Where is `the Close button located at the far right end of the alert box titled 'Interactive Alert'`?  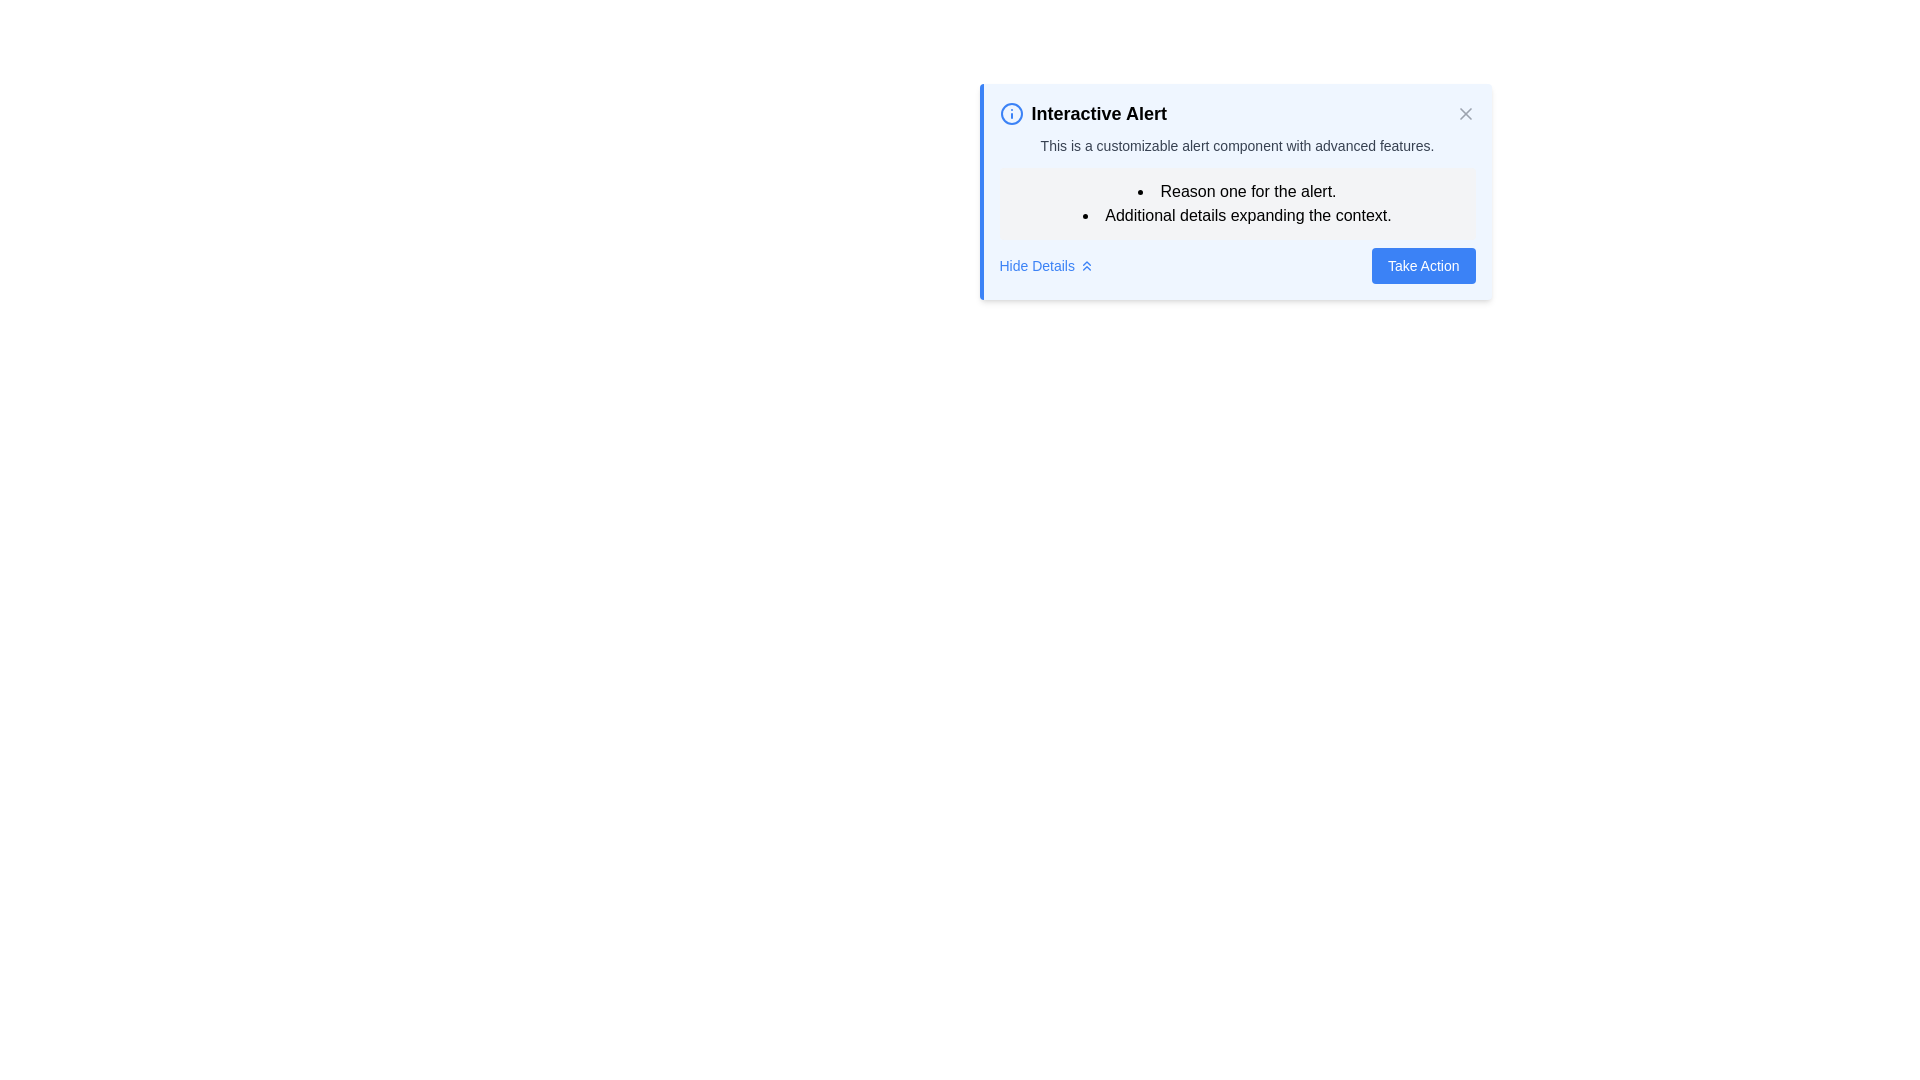
the Close button located at the far right end of the alert box titled 'Interactive Alert' is located at coordinates (1465, 114).